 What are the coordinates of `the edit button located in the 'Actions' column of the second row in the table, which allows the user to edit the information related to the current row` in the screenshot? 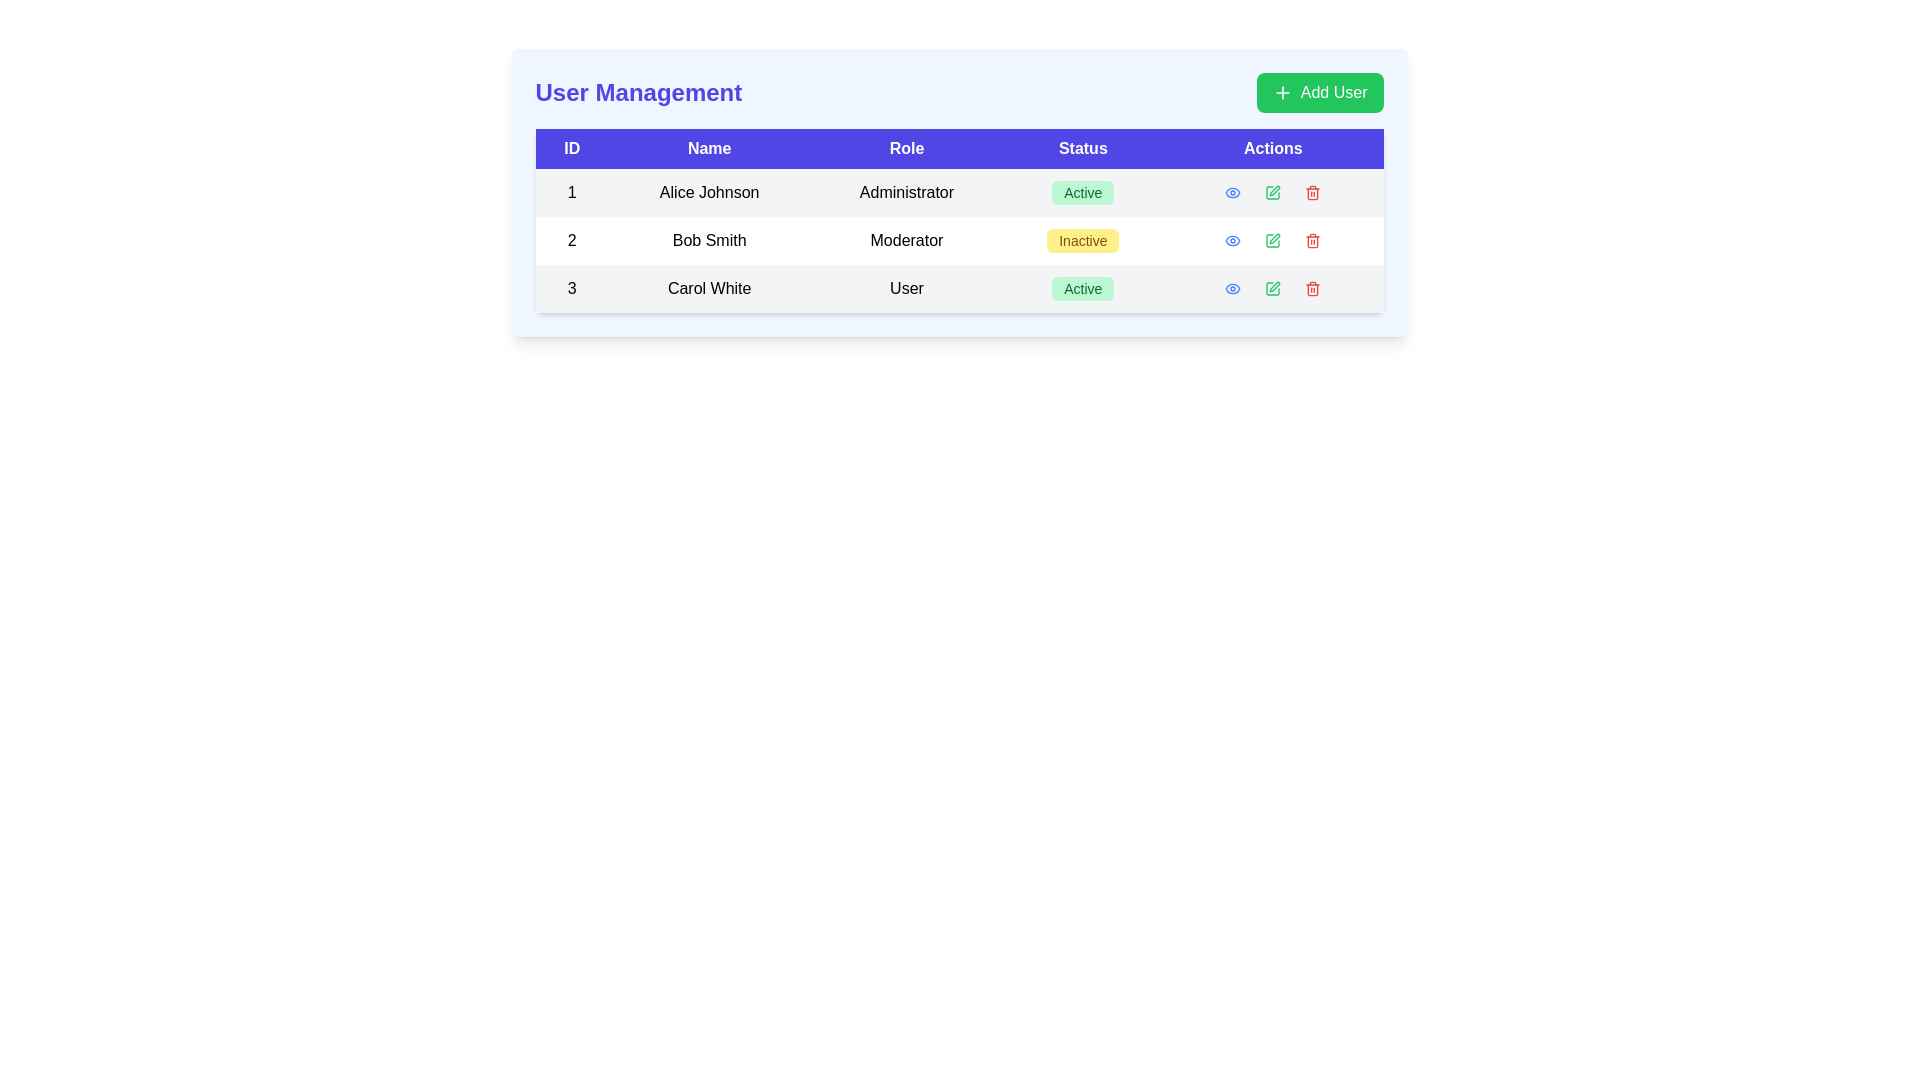 It's located at (1272, 239).